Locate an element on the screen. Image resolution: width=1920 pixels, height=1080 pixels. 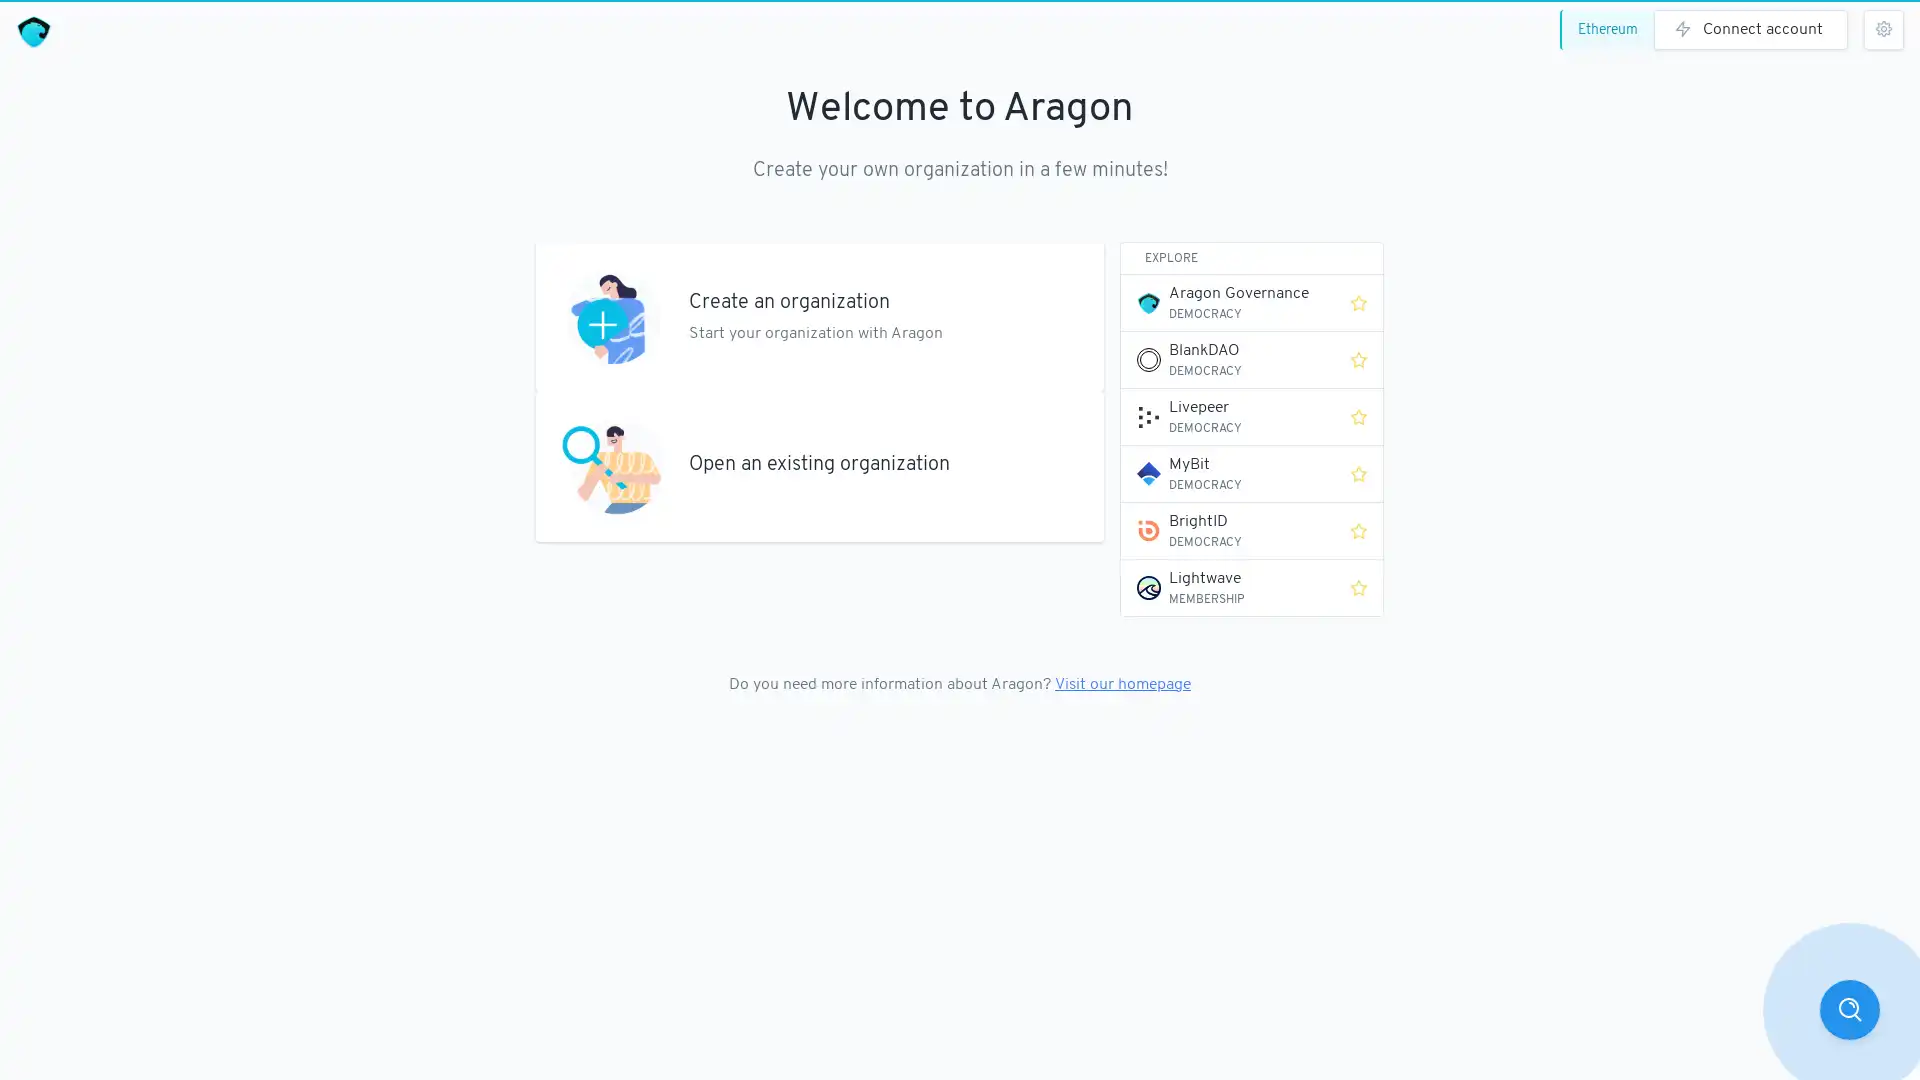
Ethereum is located at coordinates (1611, 30).